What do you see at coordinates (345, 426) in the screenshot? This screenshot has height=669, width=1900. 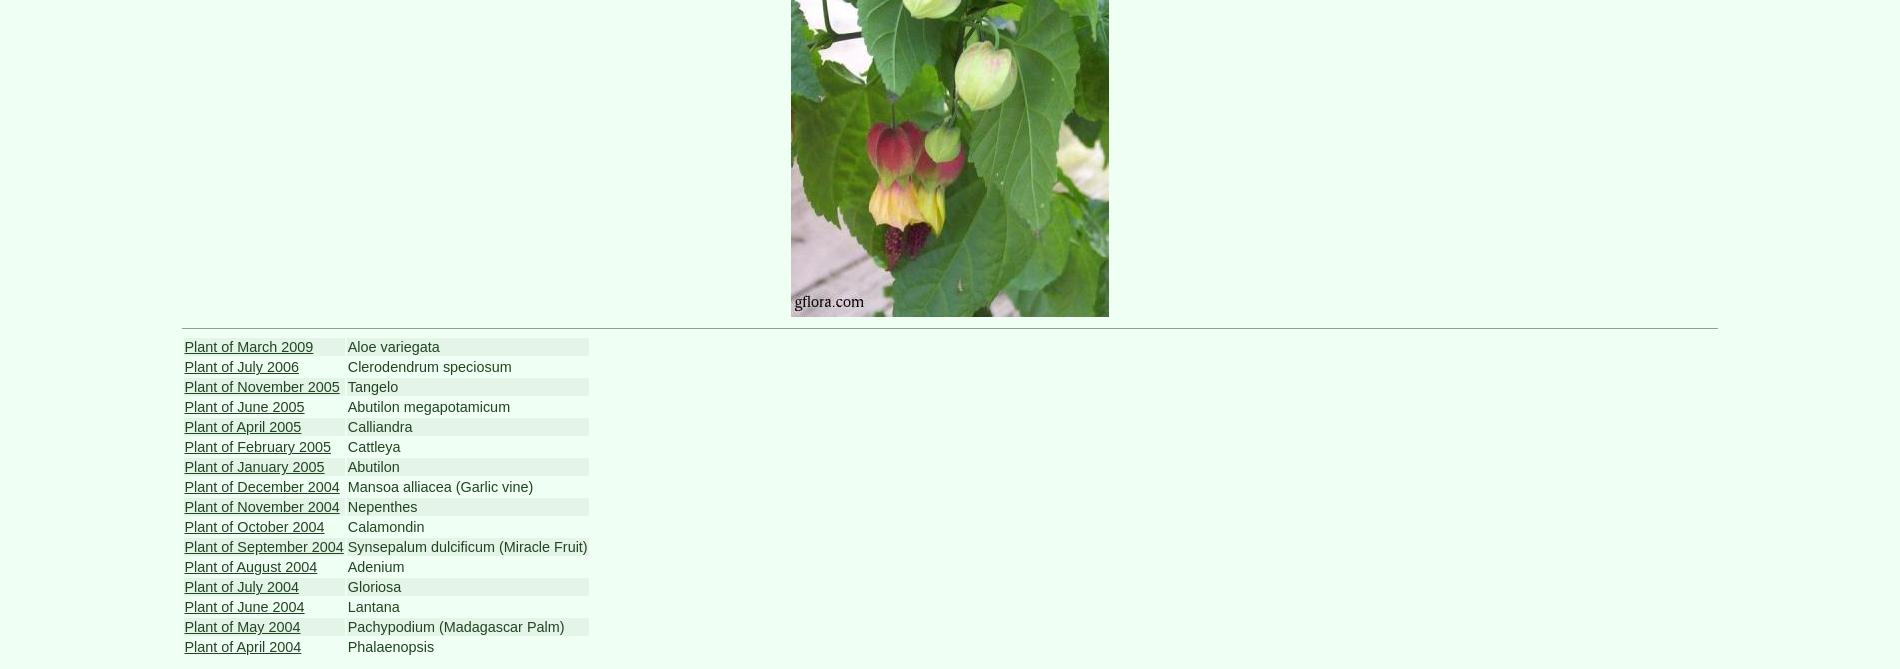 I see `'Calliandra'` at bounding box center [345, 426].